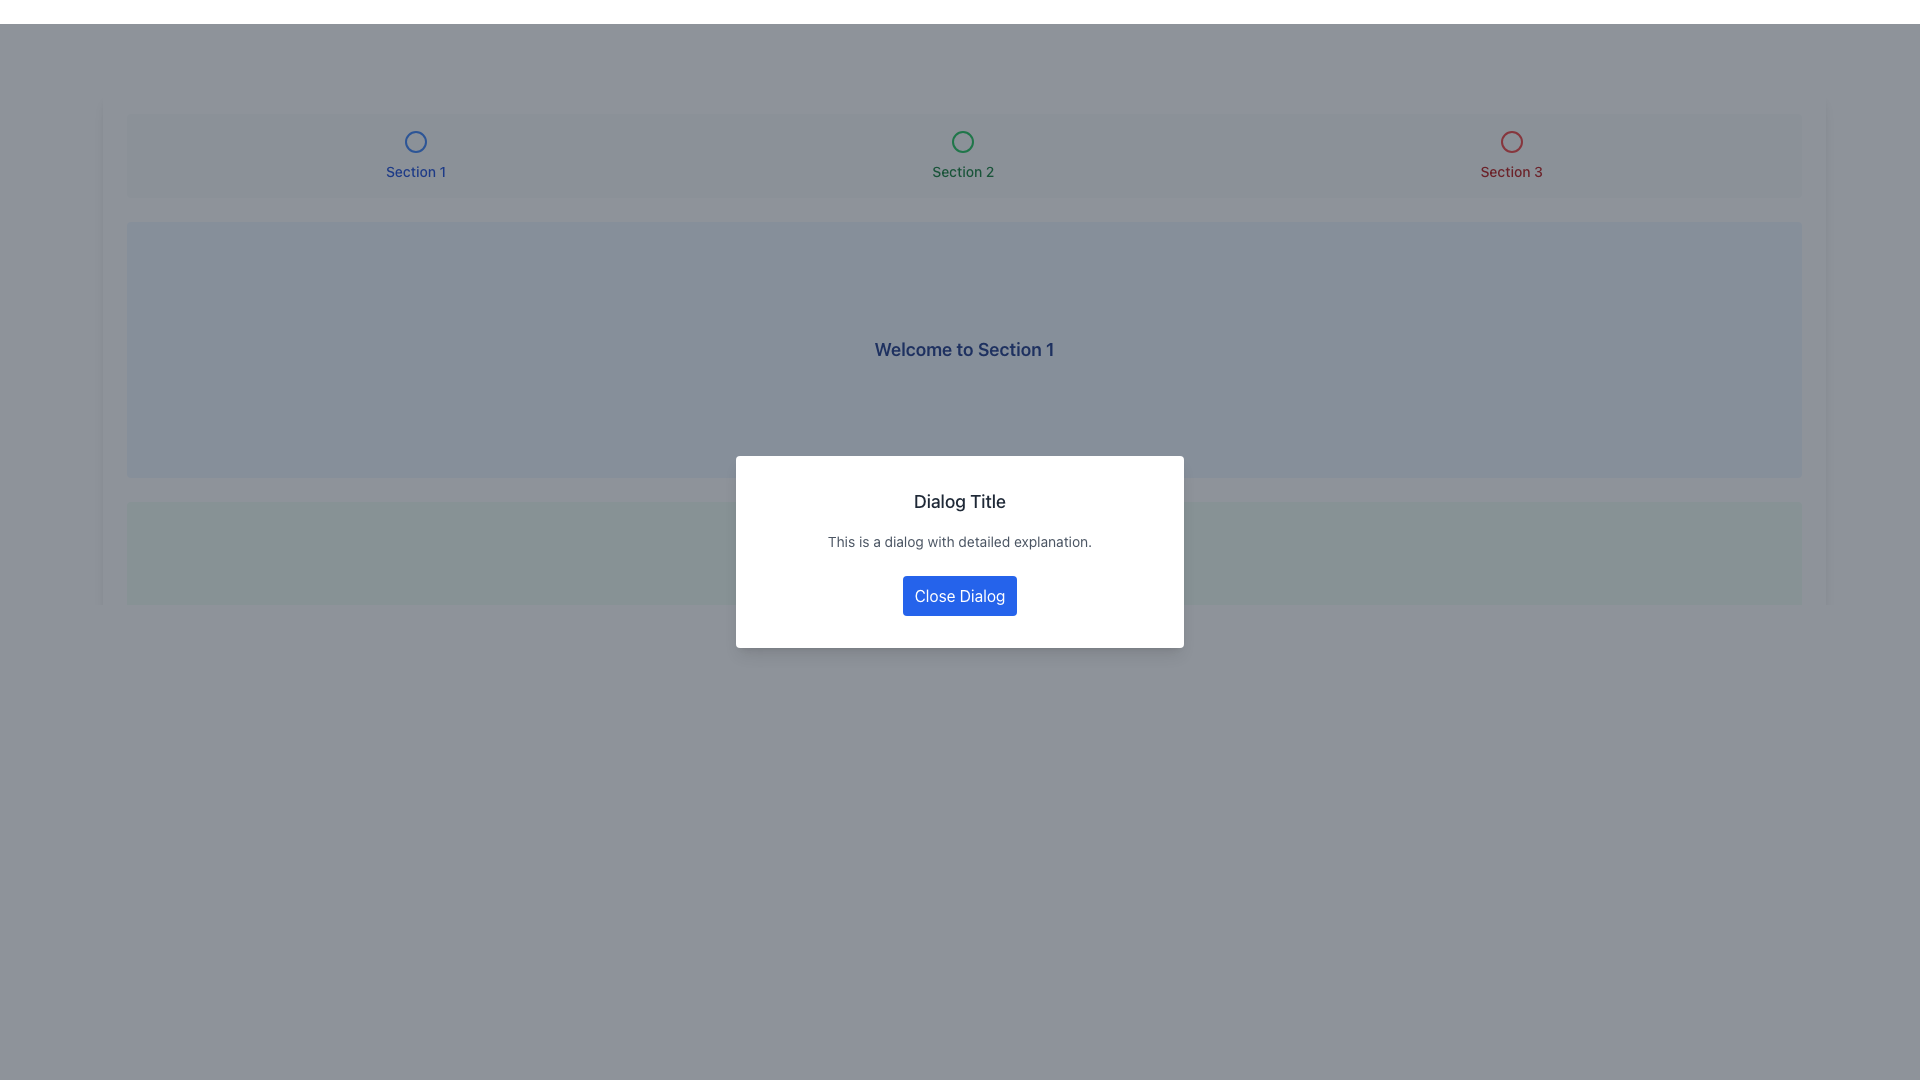 The height and width of the screenshot is (1080, 1920). I want to click on the first hyperlink in the navigation group that links to 'Section 1' to trigger the hover effect, so click(415, 154).